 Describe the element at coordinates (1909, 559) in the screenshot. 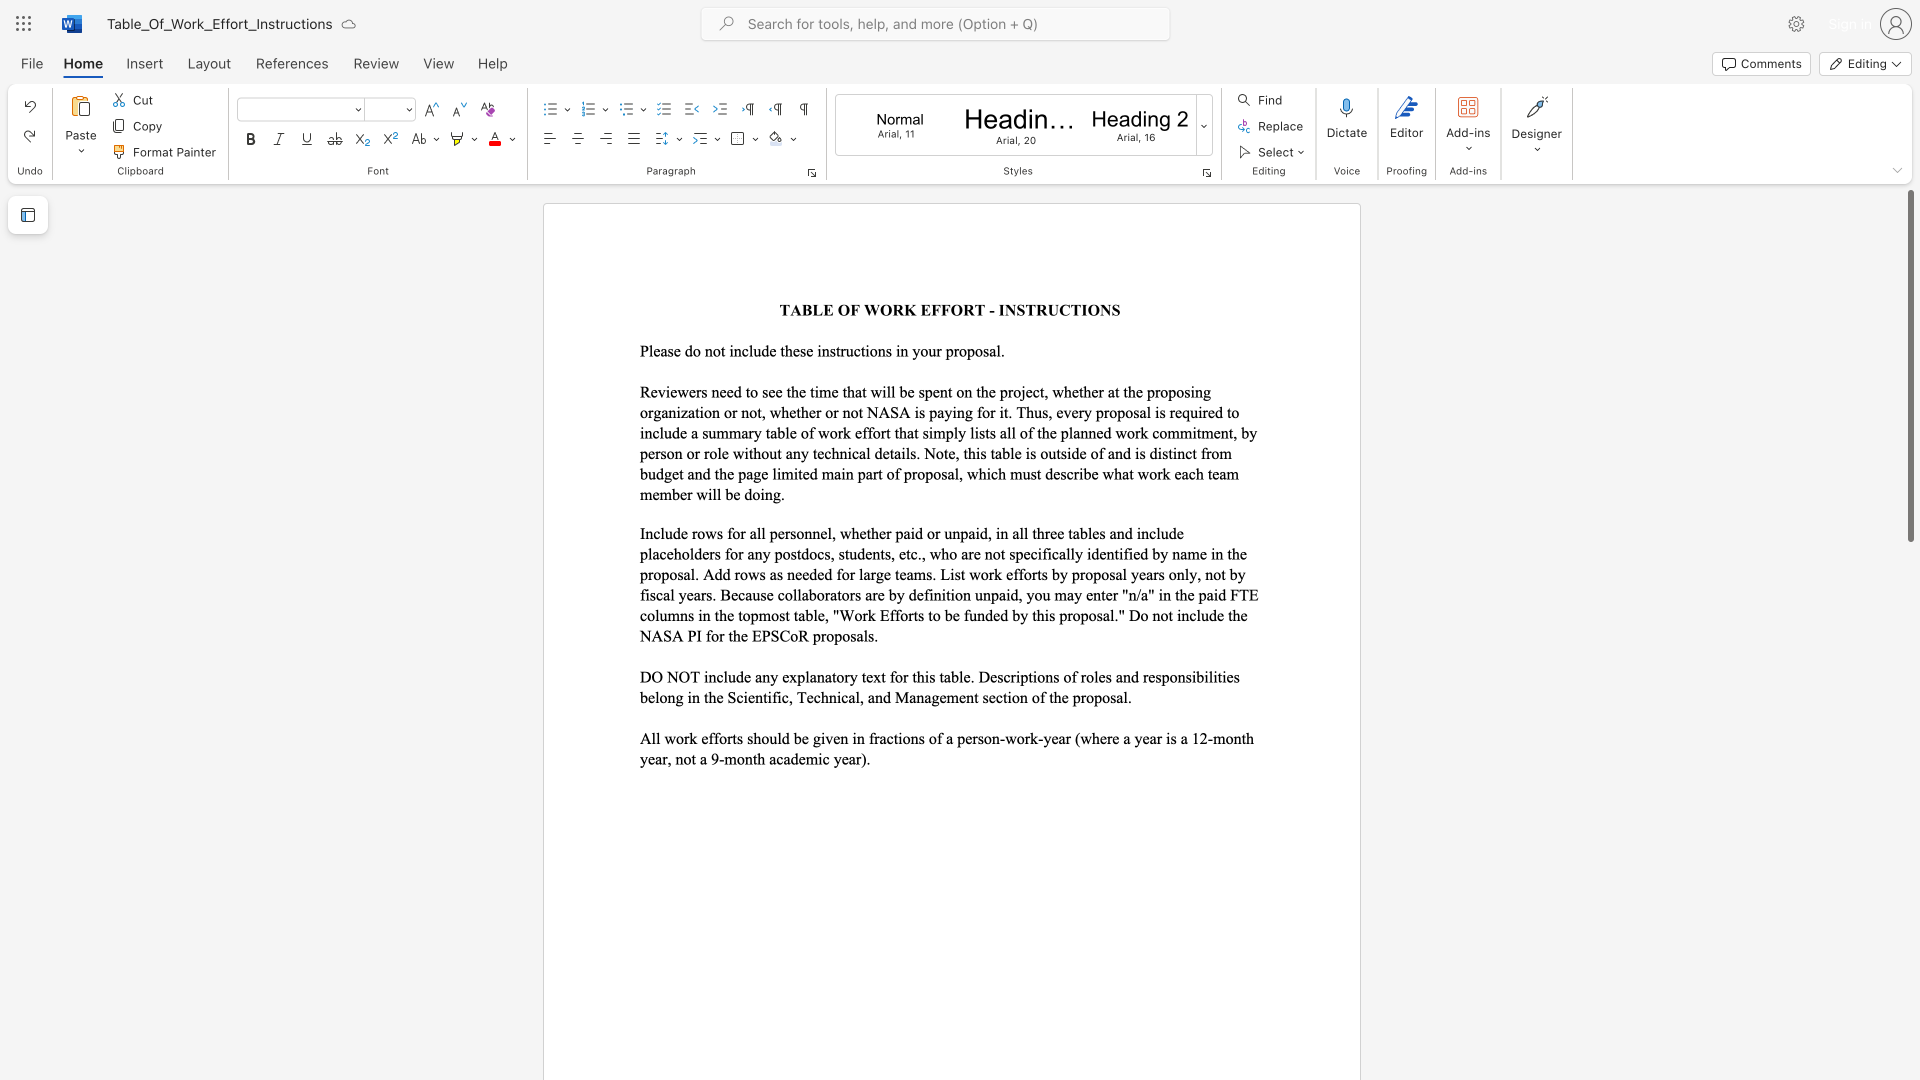

I see `the scrollbar on the right side to scroll the page down` at that location.